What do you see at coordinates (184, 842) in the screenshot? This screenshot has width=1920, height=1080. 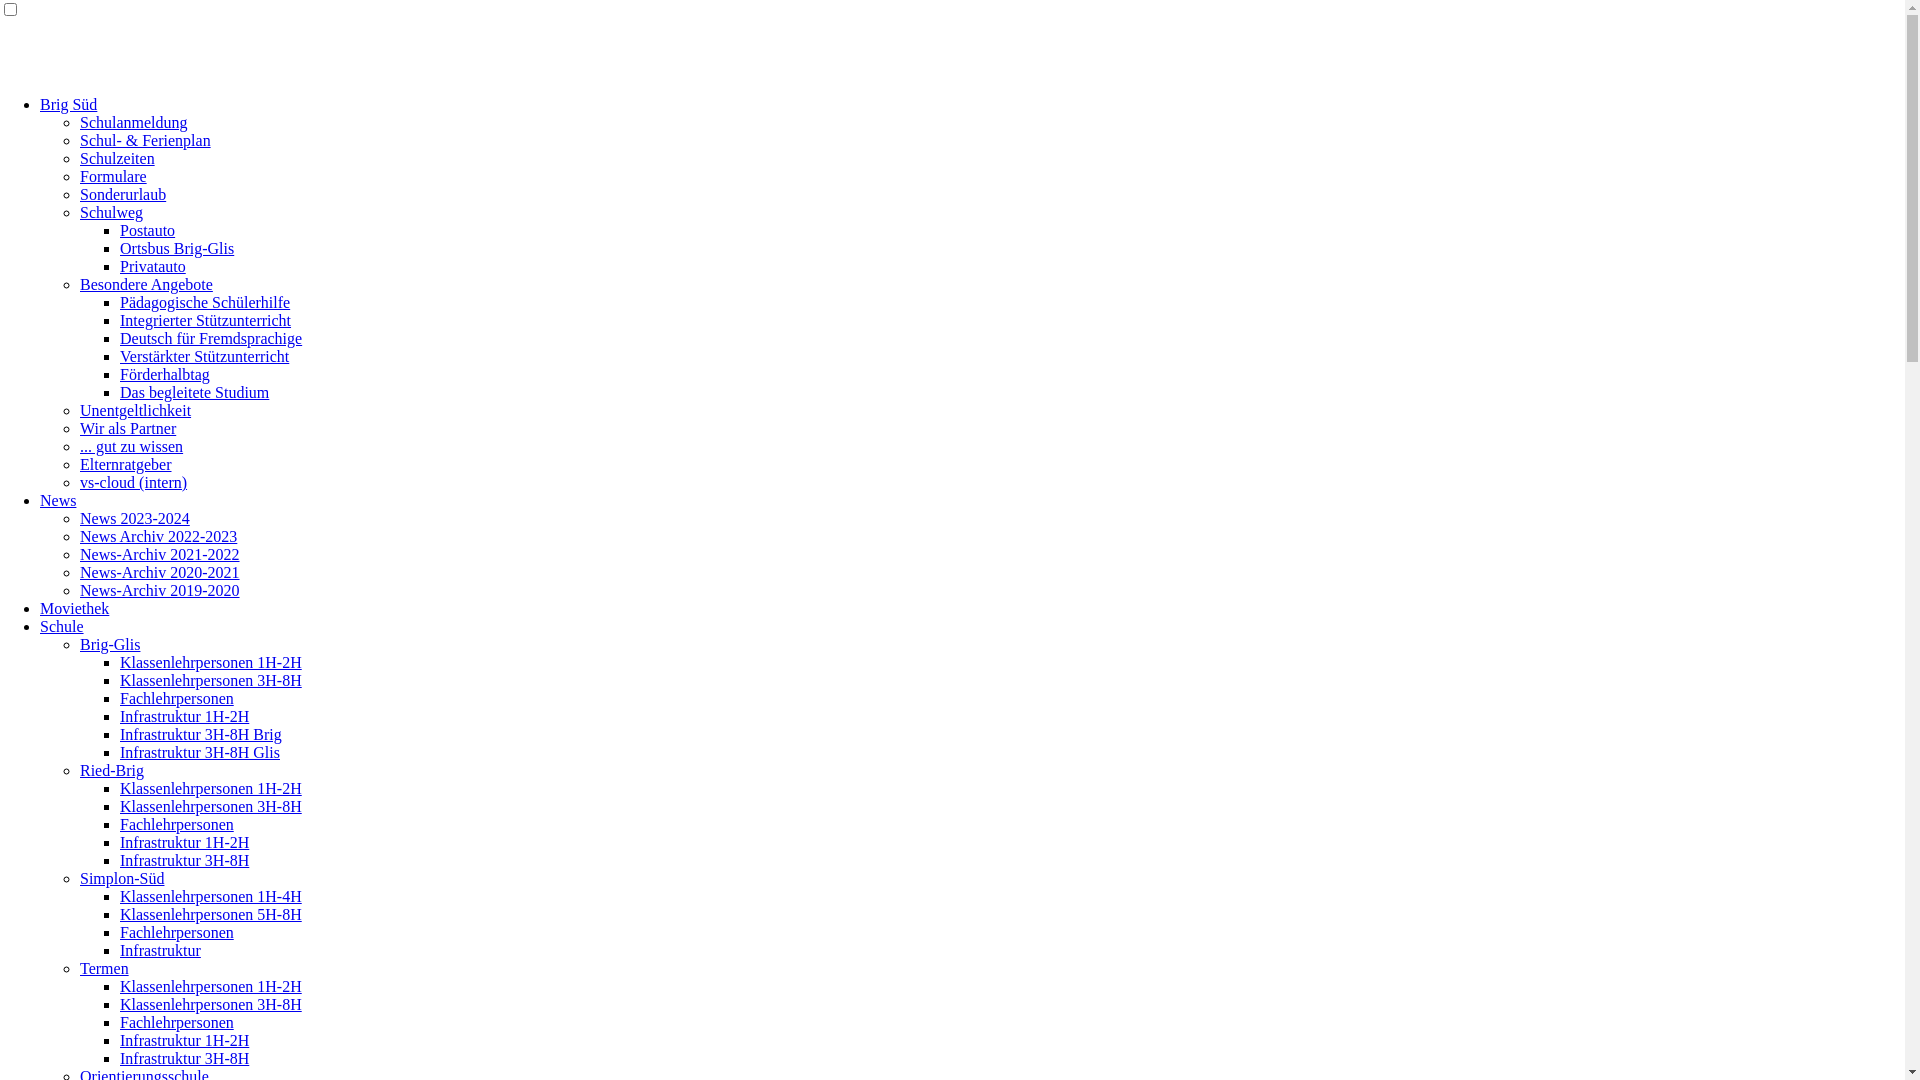 I see `'Infrastruktur 1H-2H'` at bounding box center [184, 842].